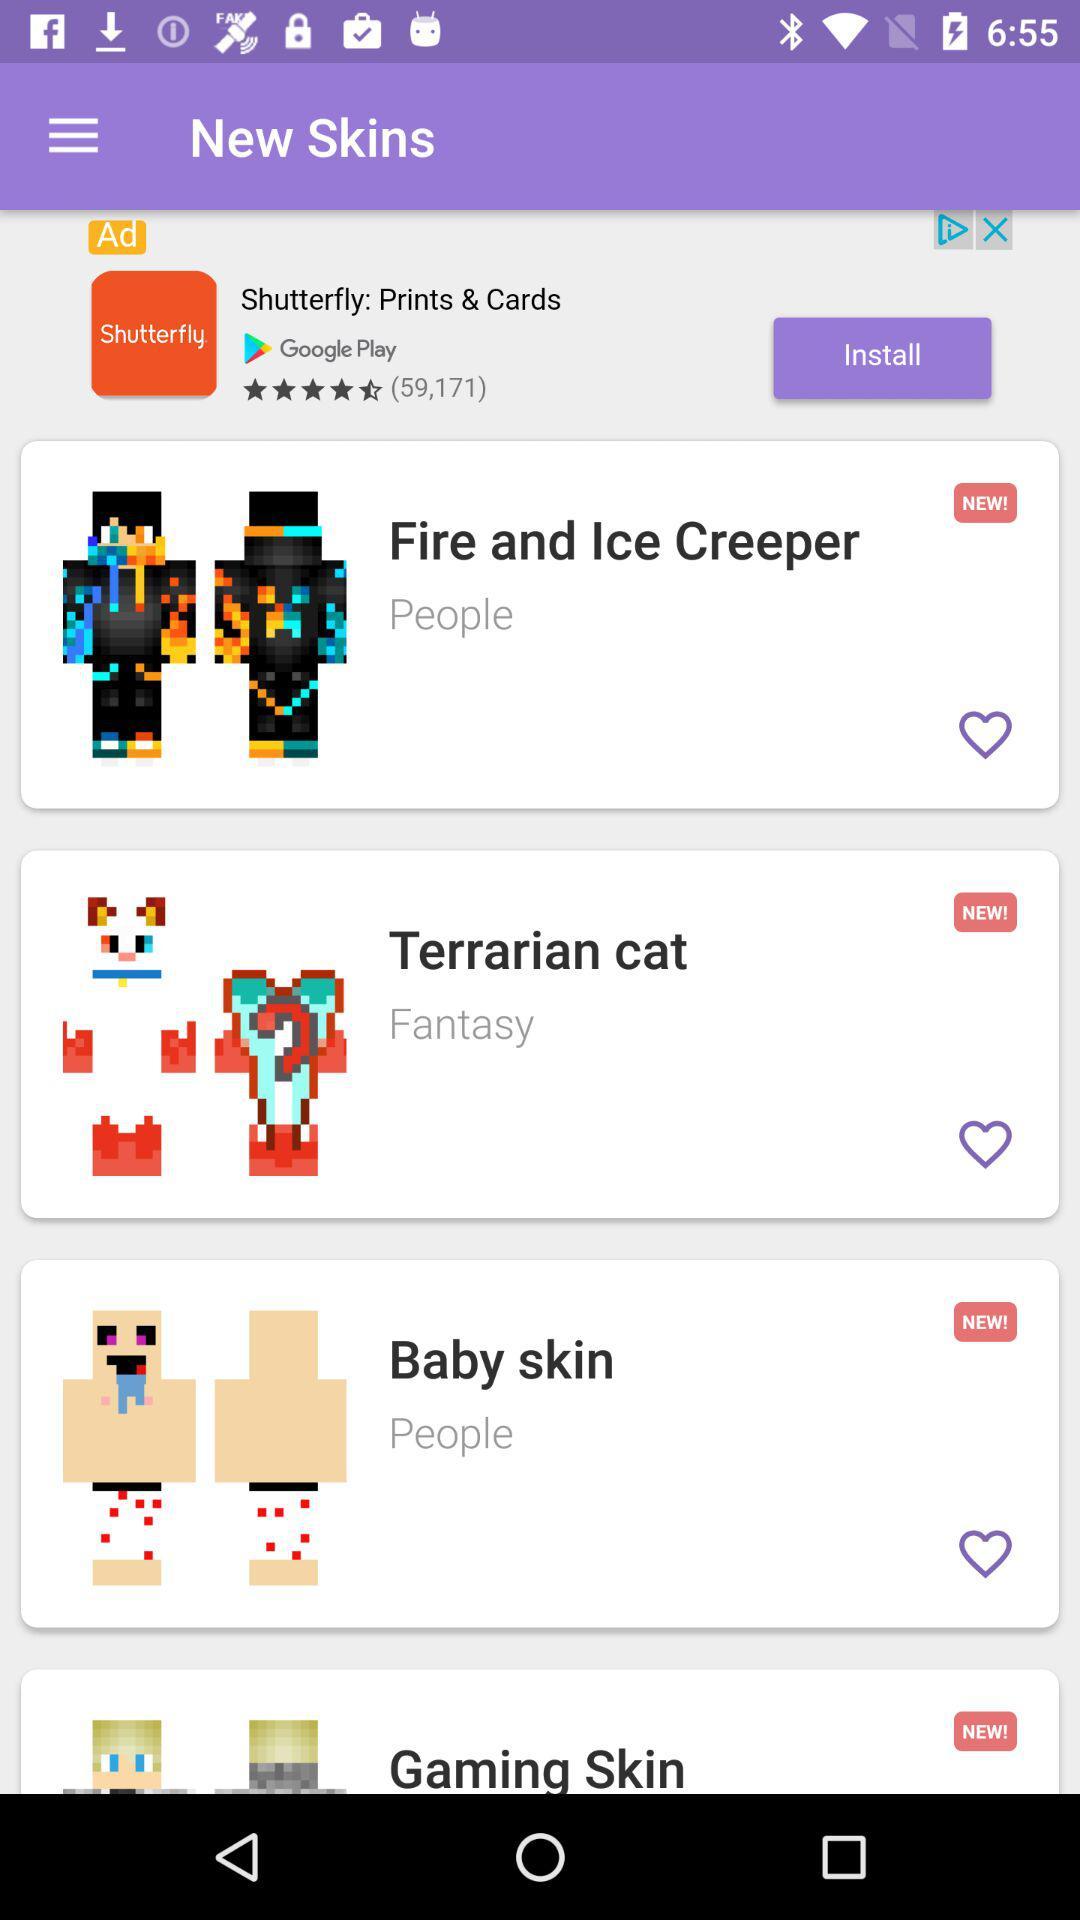 The height and width of the screenshot is (1920, 1080). What do you see at coordinates (984, 1144) in the screenshot?
I see `love this item` at bounding box center [984, 1144].